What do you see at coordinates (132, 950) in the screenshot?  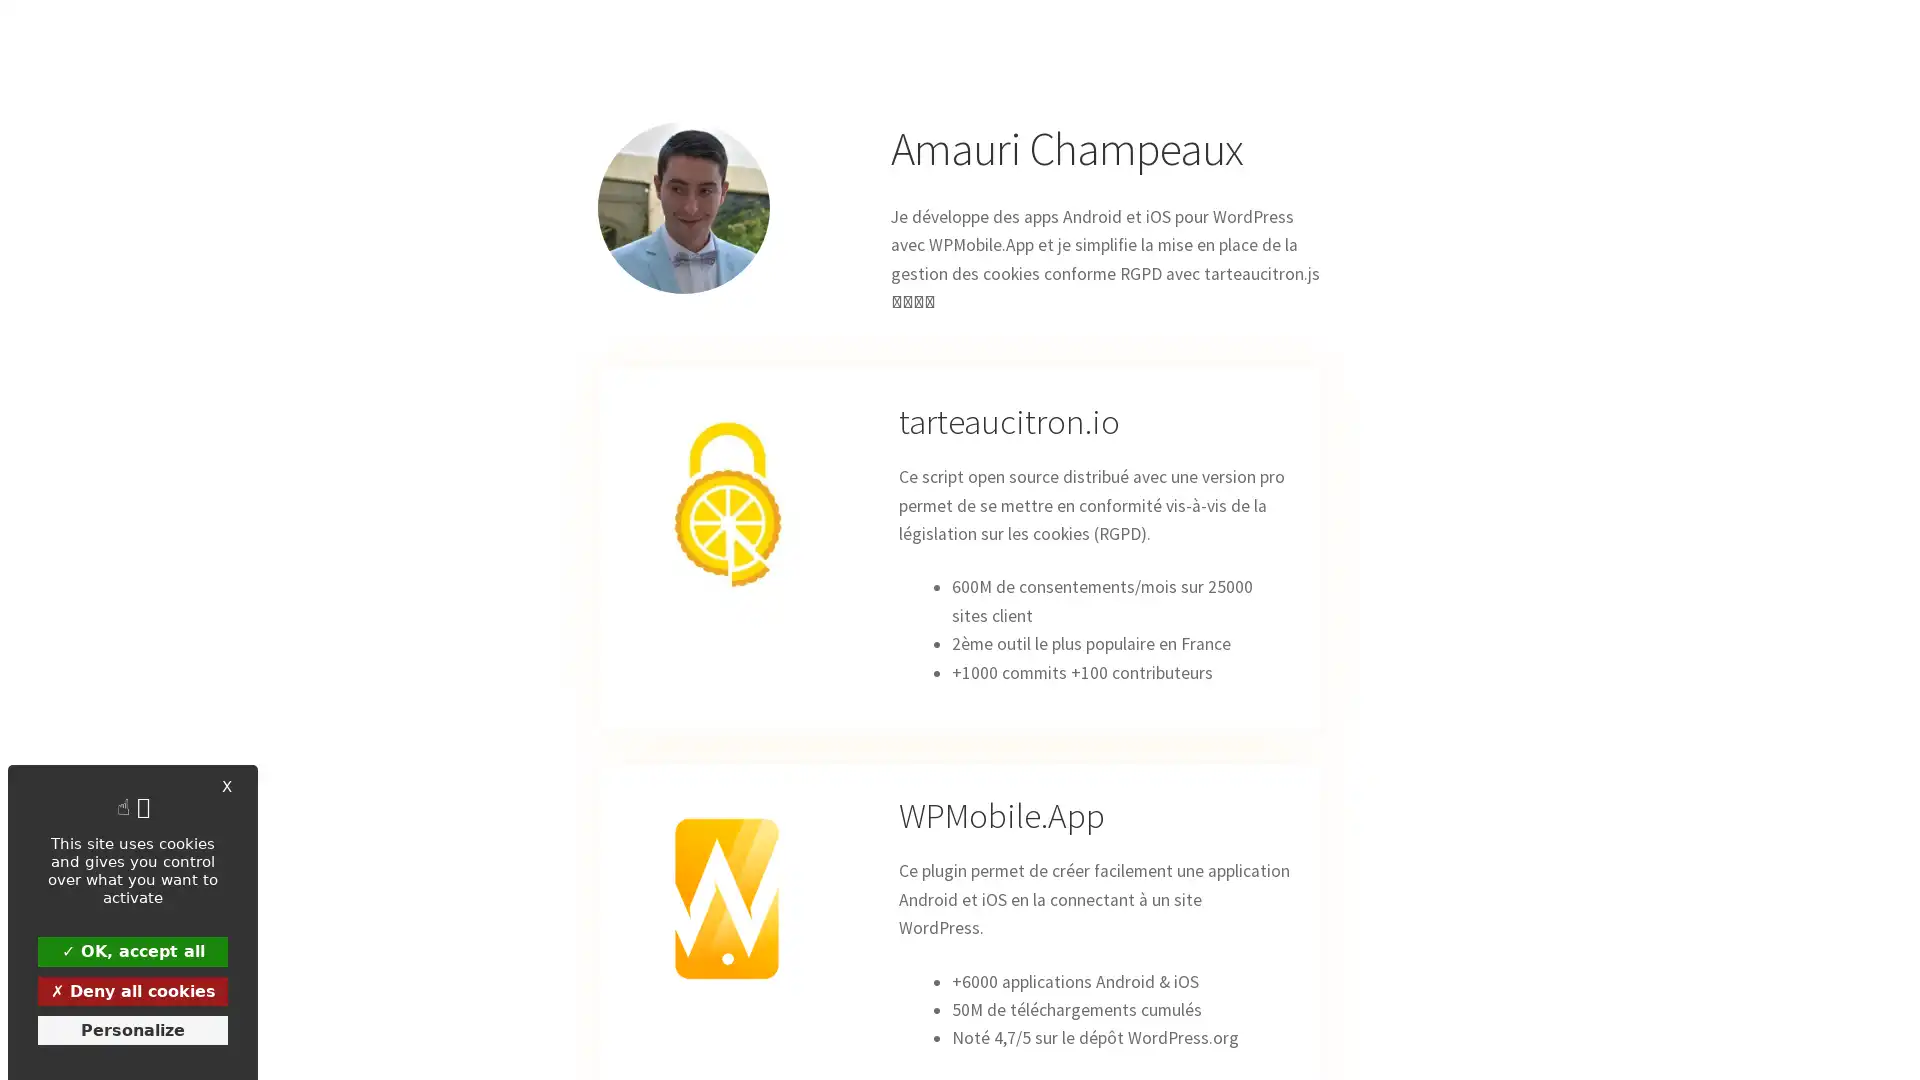 I see `OK, accept all` at bounding box center [132, 950].